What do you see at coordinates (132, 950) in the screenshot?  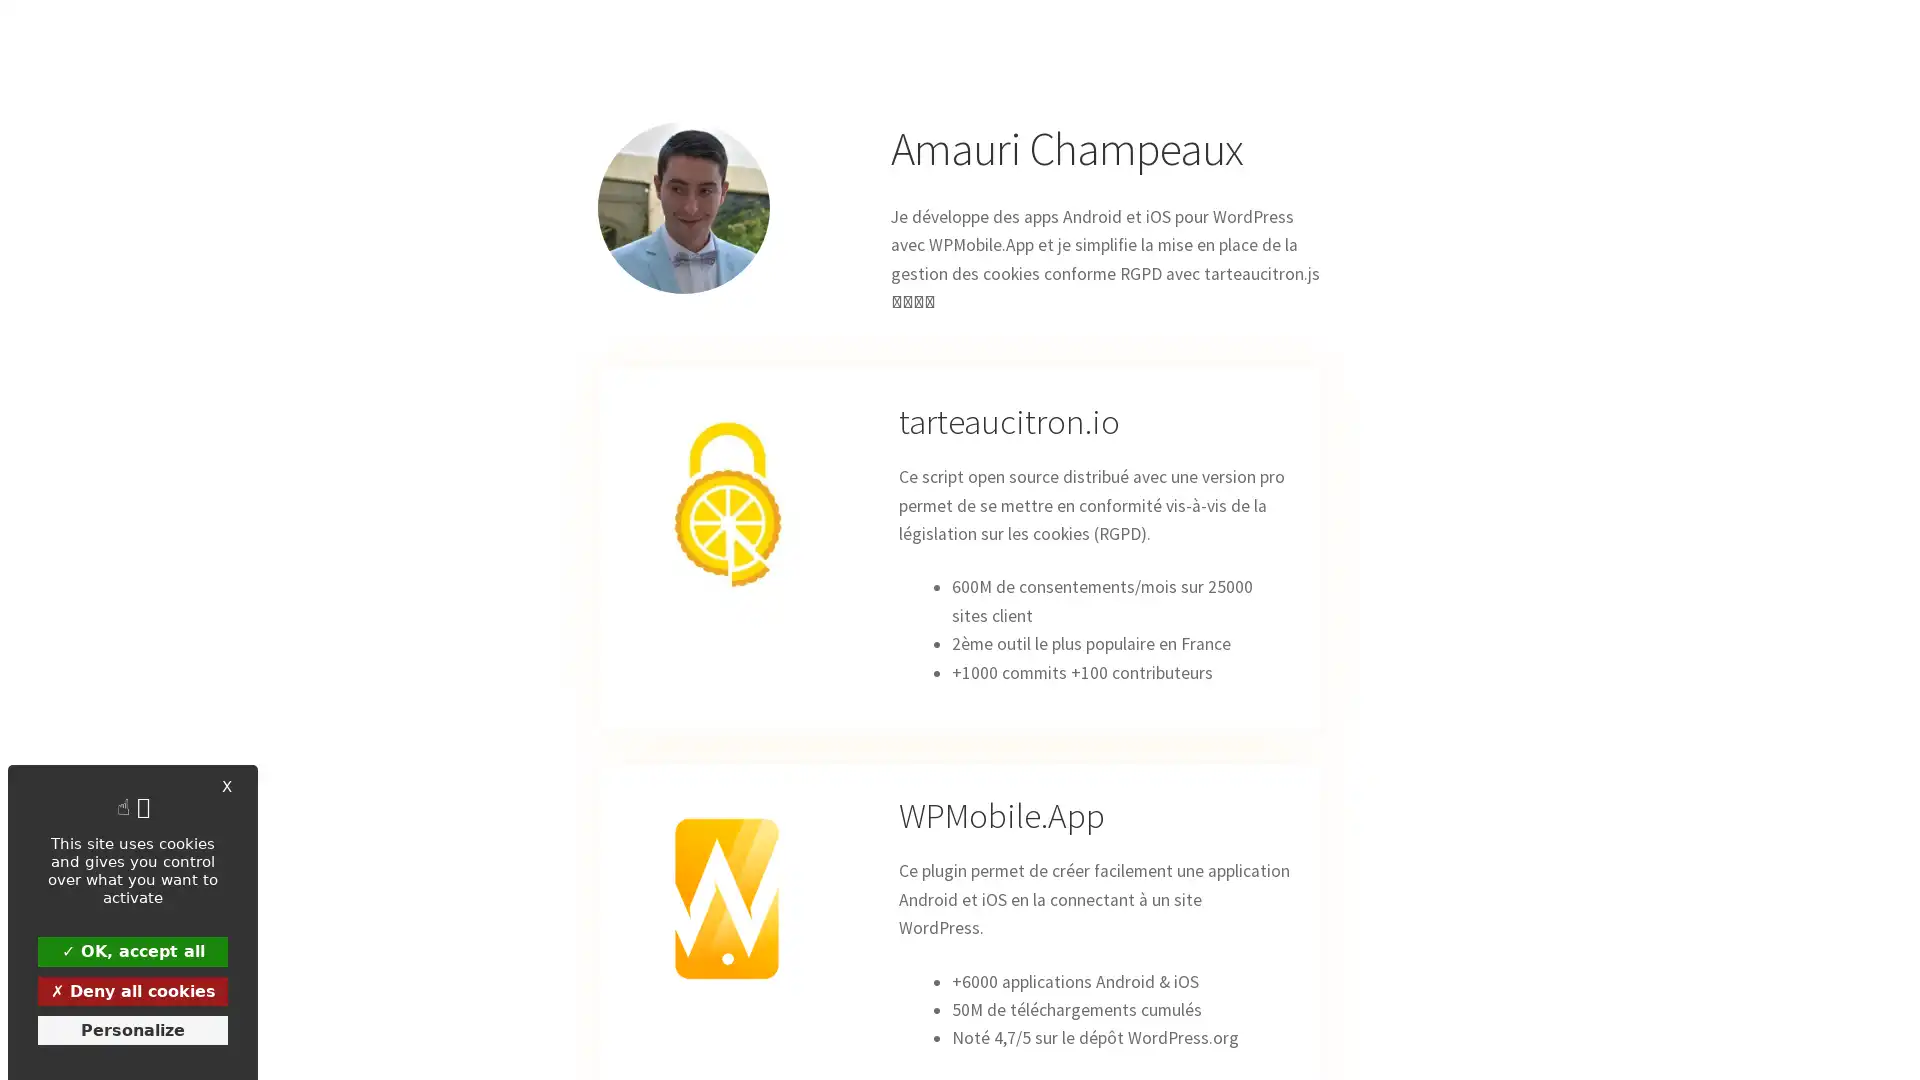 I see `OK, accept all` at bounding box center [132, 950].